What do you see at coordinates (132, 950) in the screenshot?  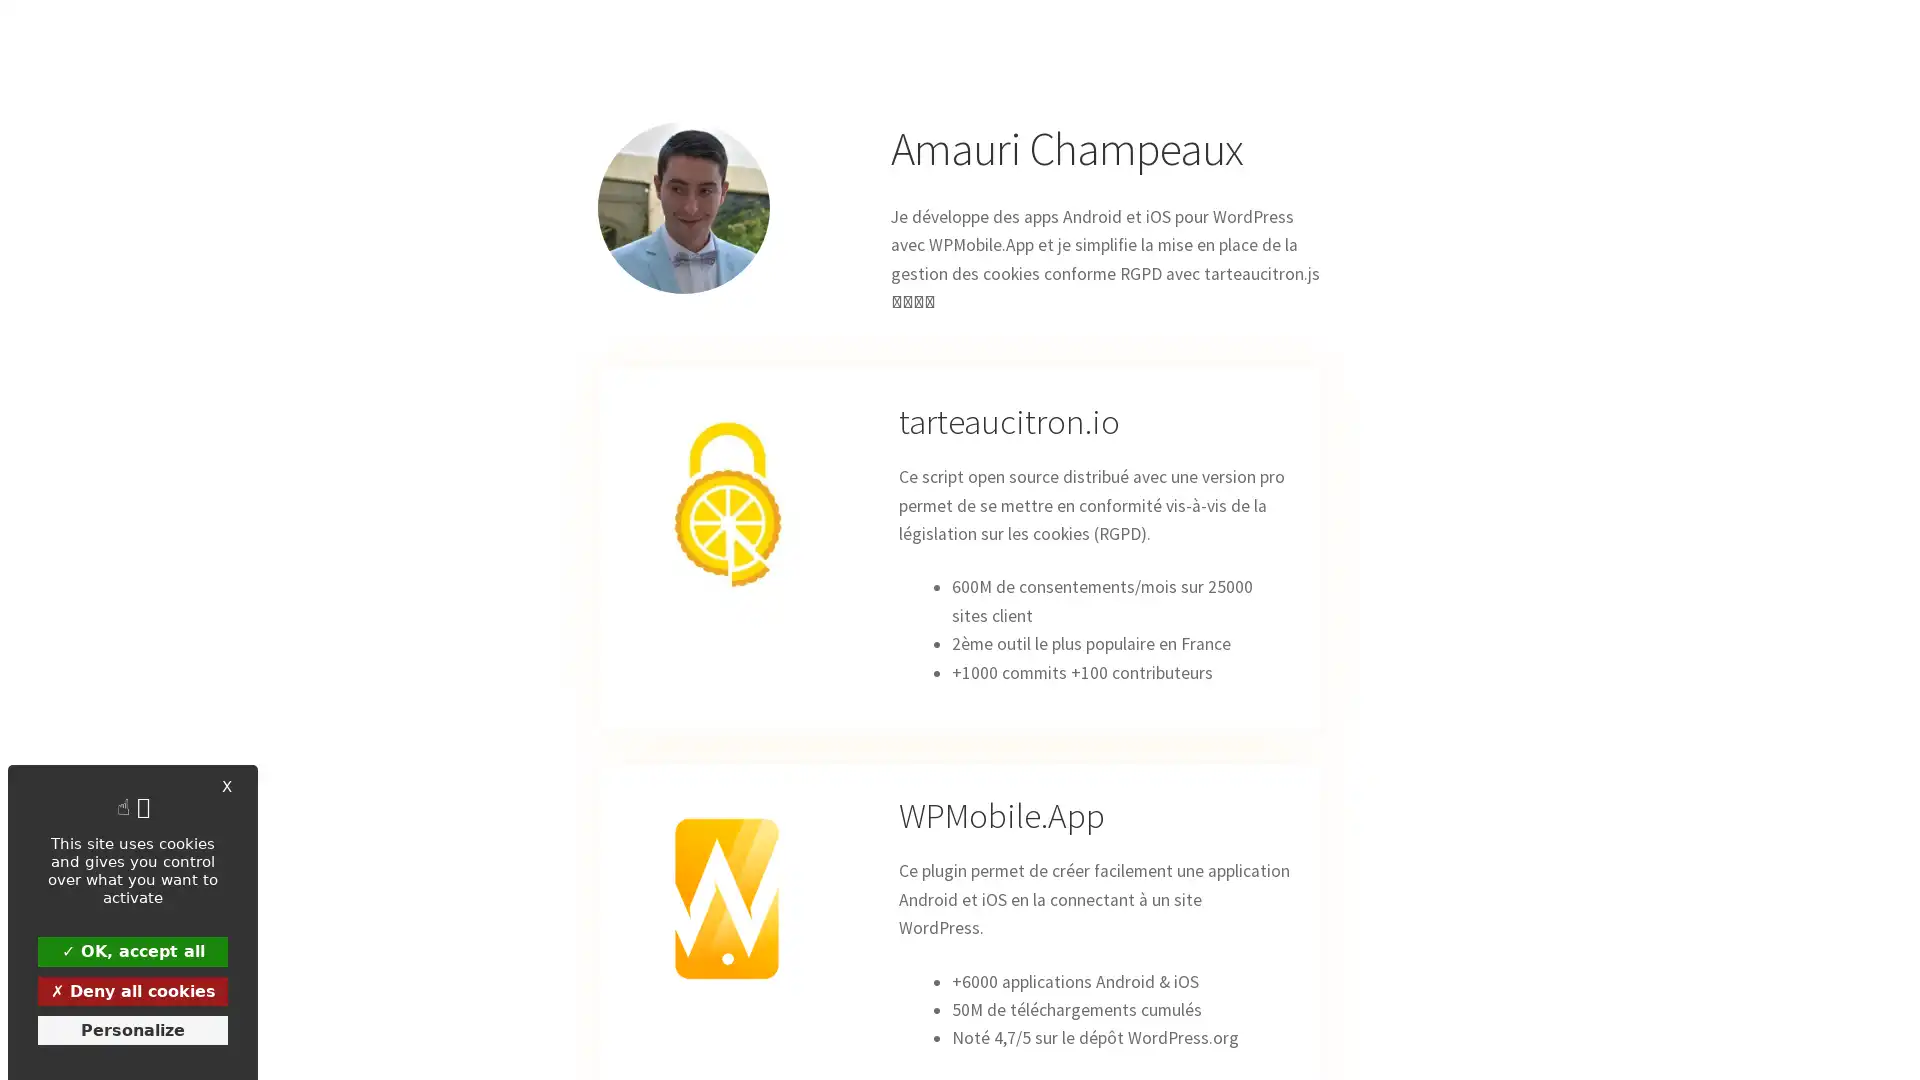 I see `OK, accept all` at bounding box center [132, 950].